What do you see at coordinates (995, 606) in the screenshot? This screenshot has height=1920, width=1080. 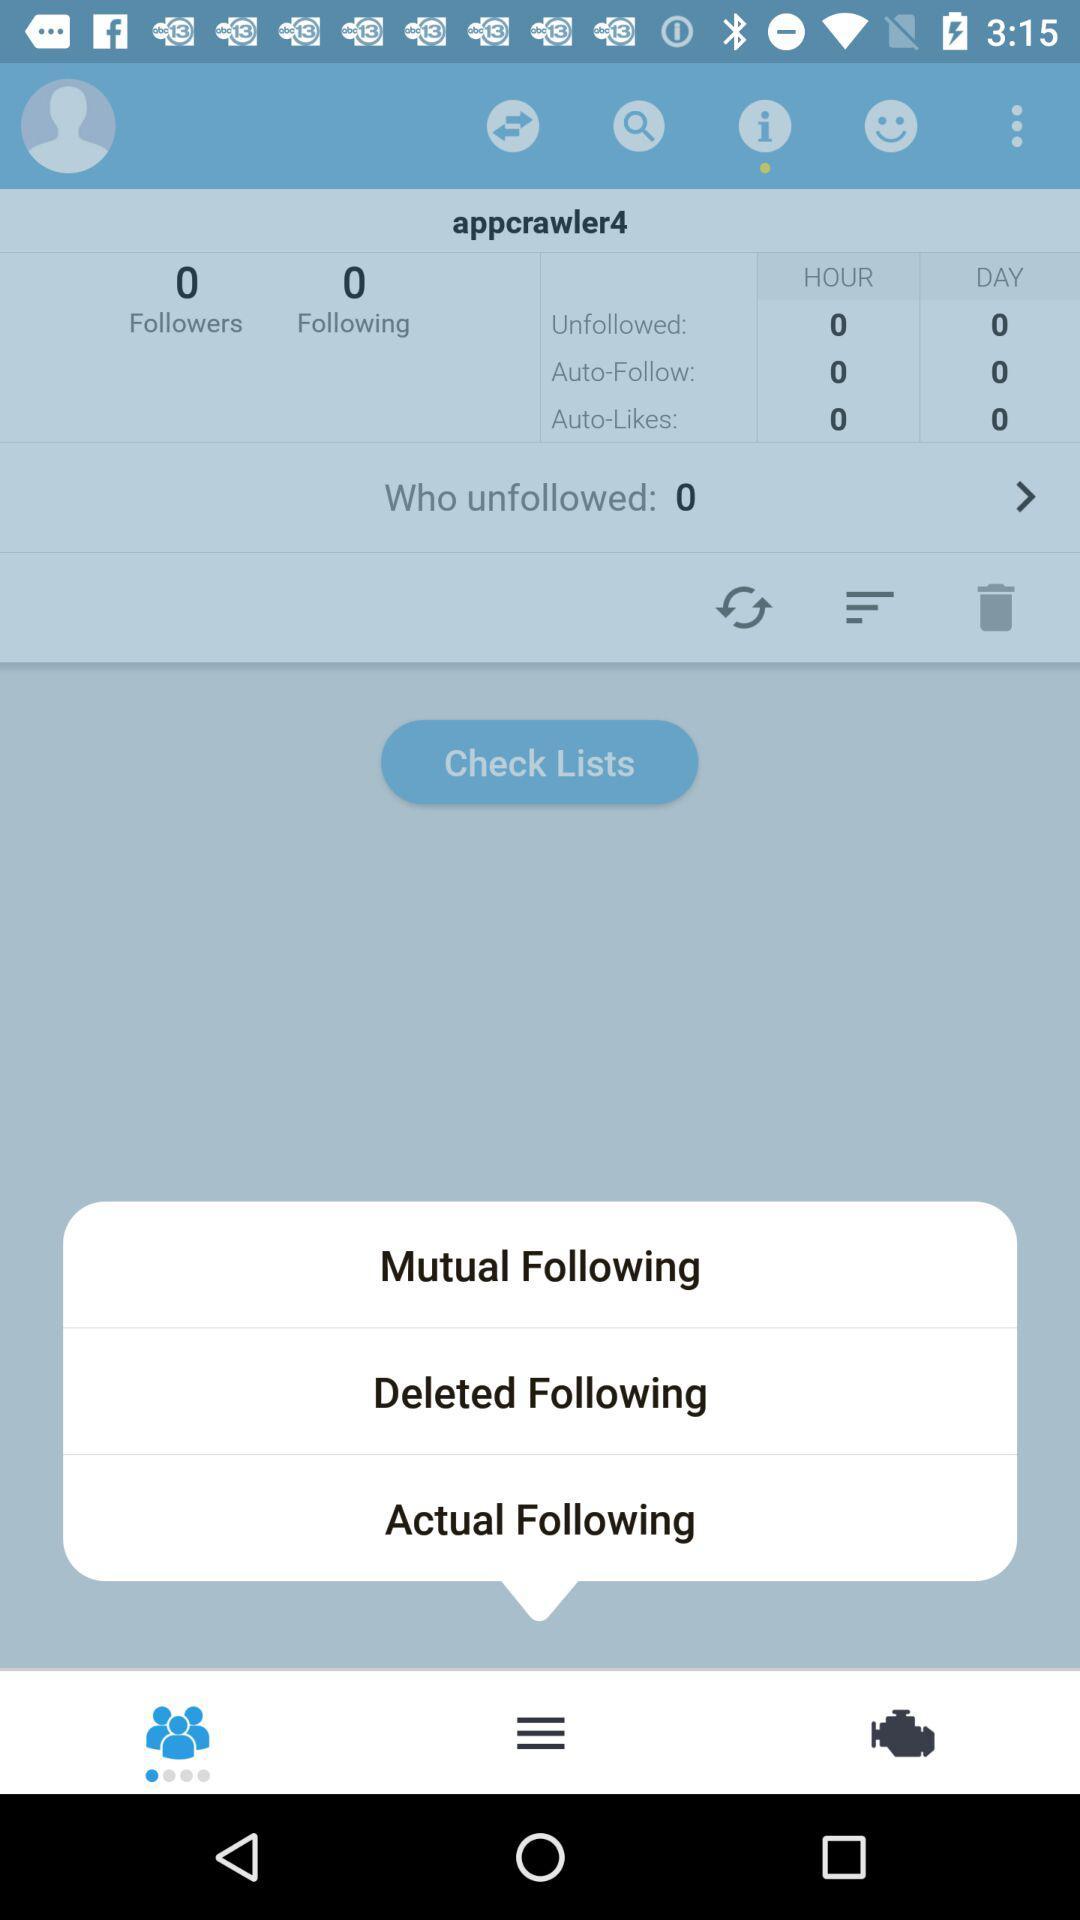 I see `delete` at bounding box center [995, 606].